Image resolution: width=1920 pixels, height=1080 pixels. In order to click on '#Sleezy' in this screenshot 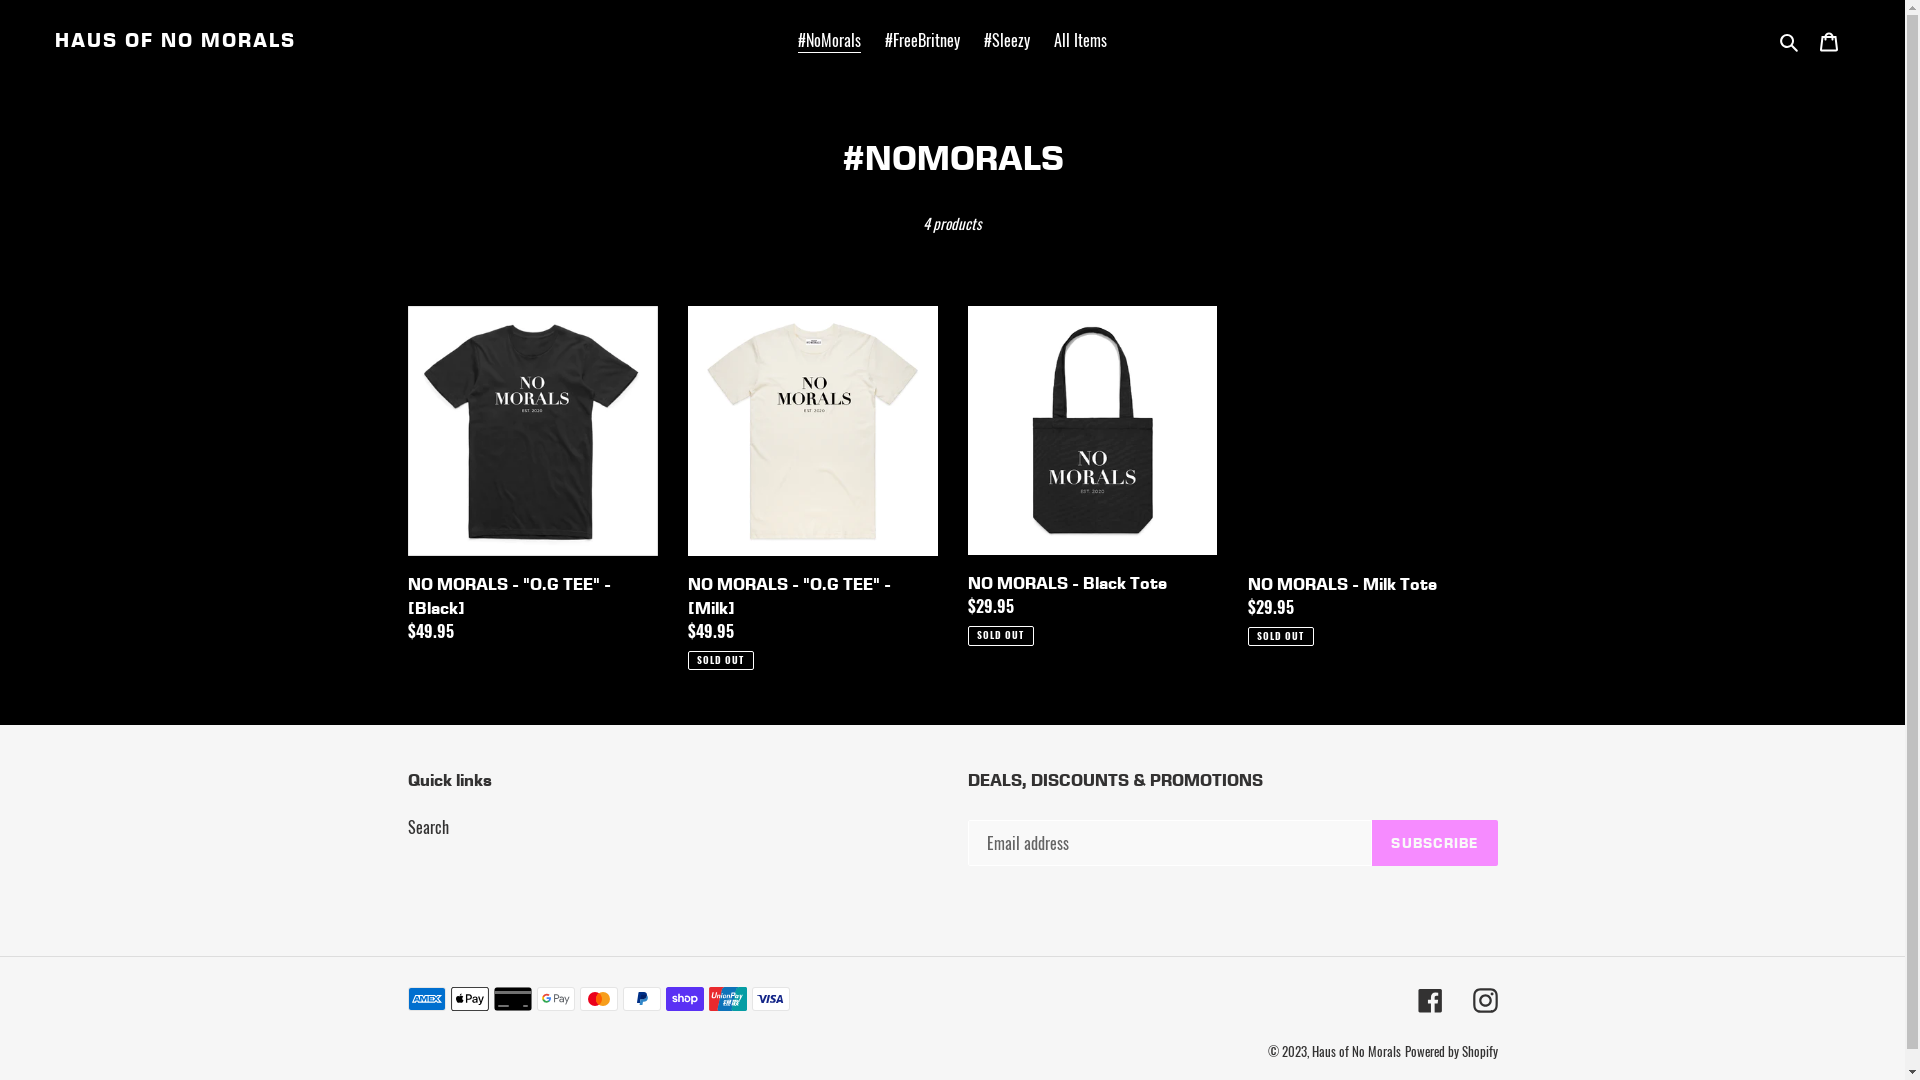, I will do `click(1007, 39)`.